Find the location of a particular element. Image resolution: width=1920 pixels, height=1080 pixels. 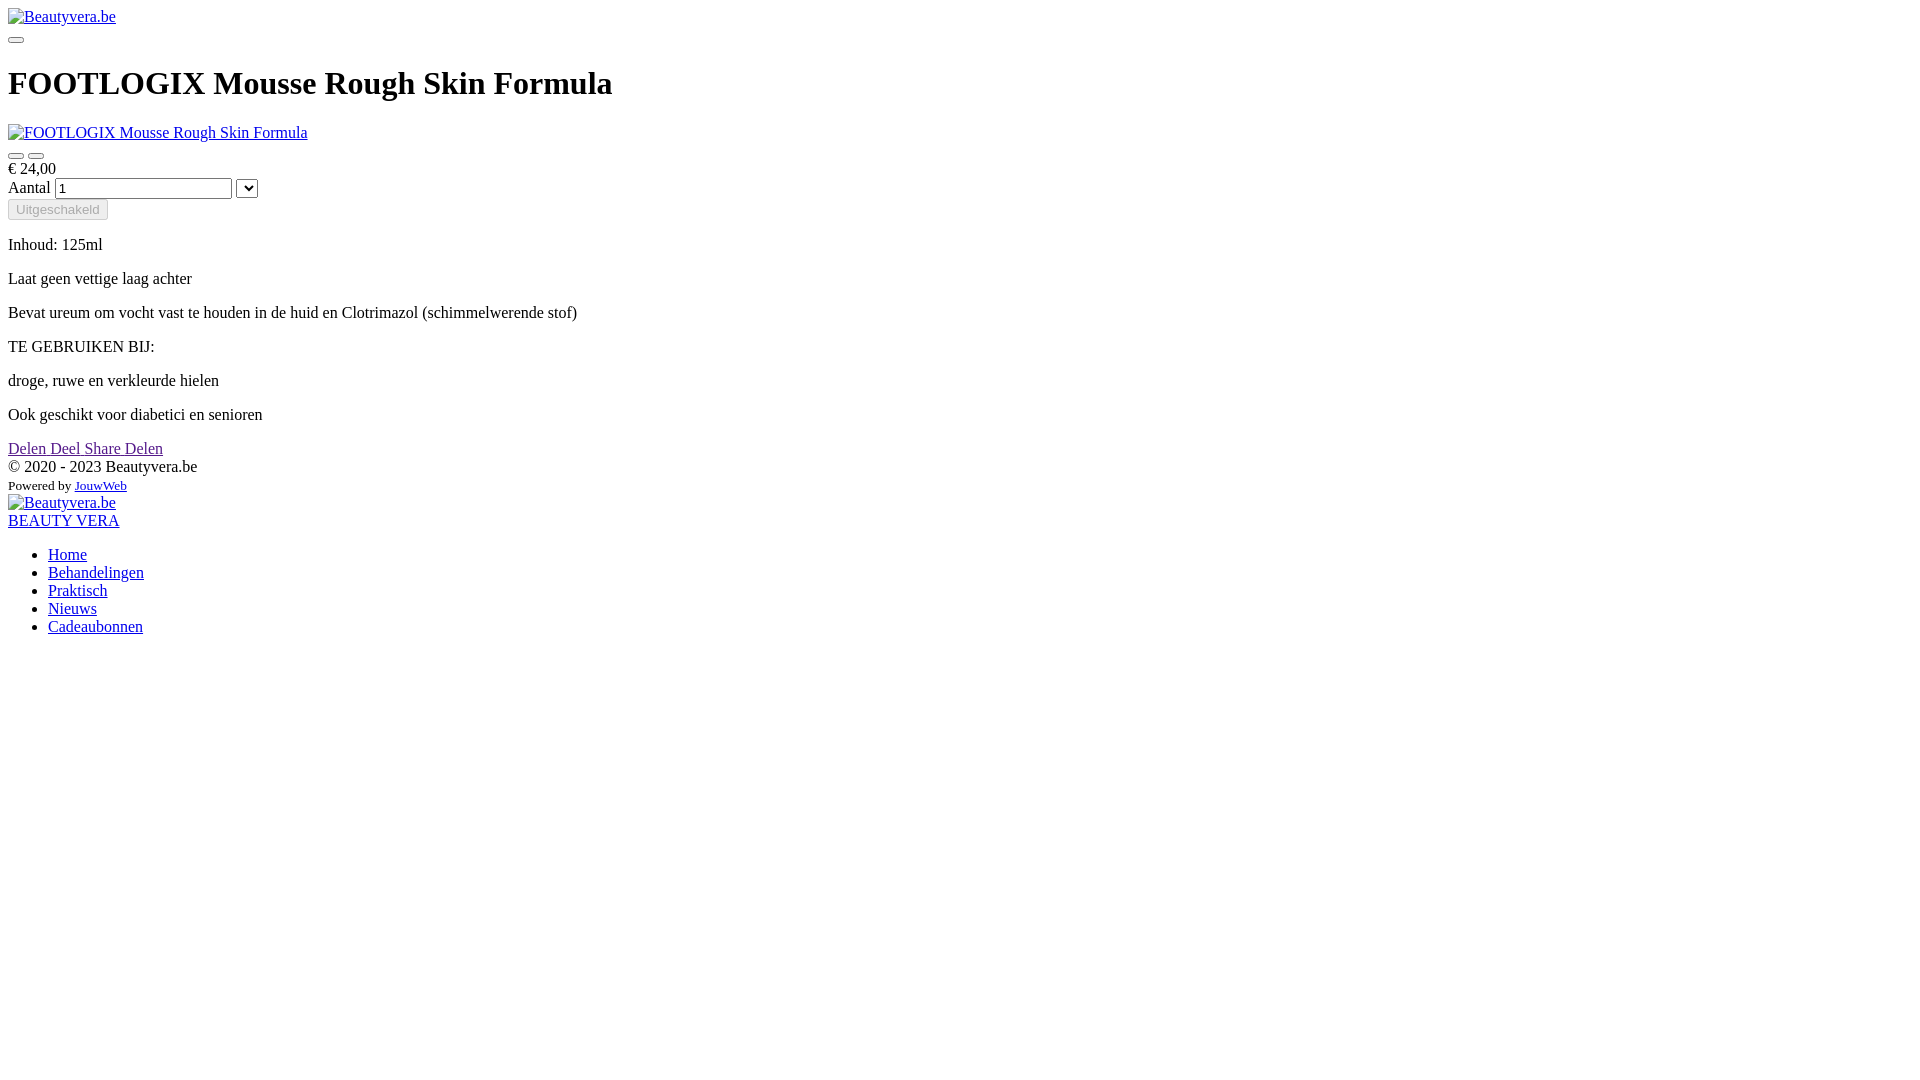

'Home' is located at coordinates (67, 554).